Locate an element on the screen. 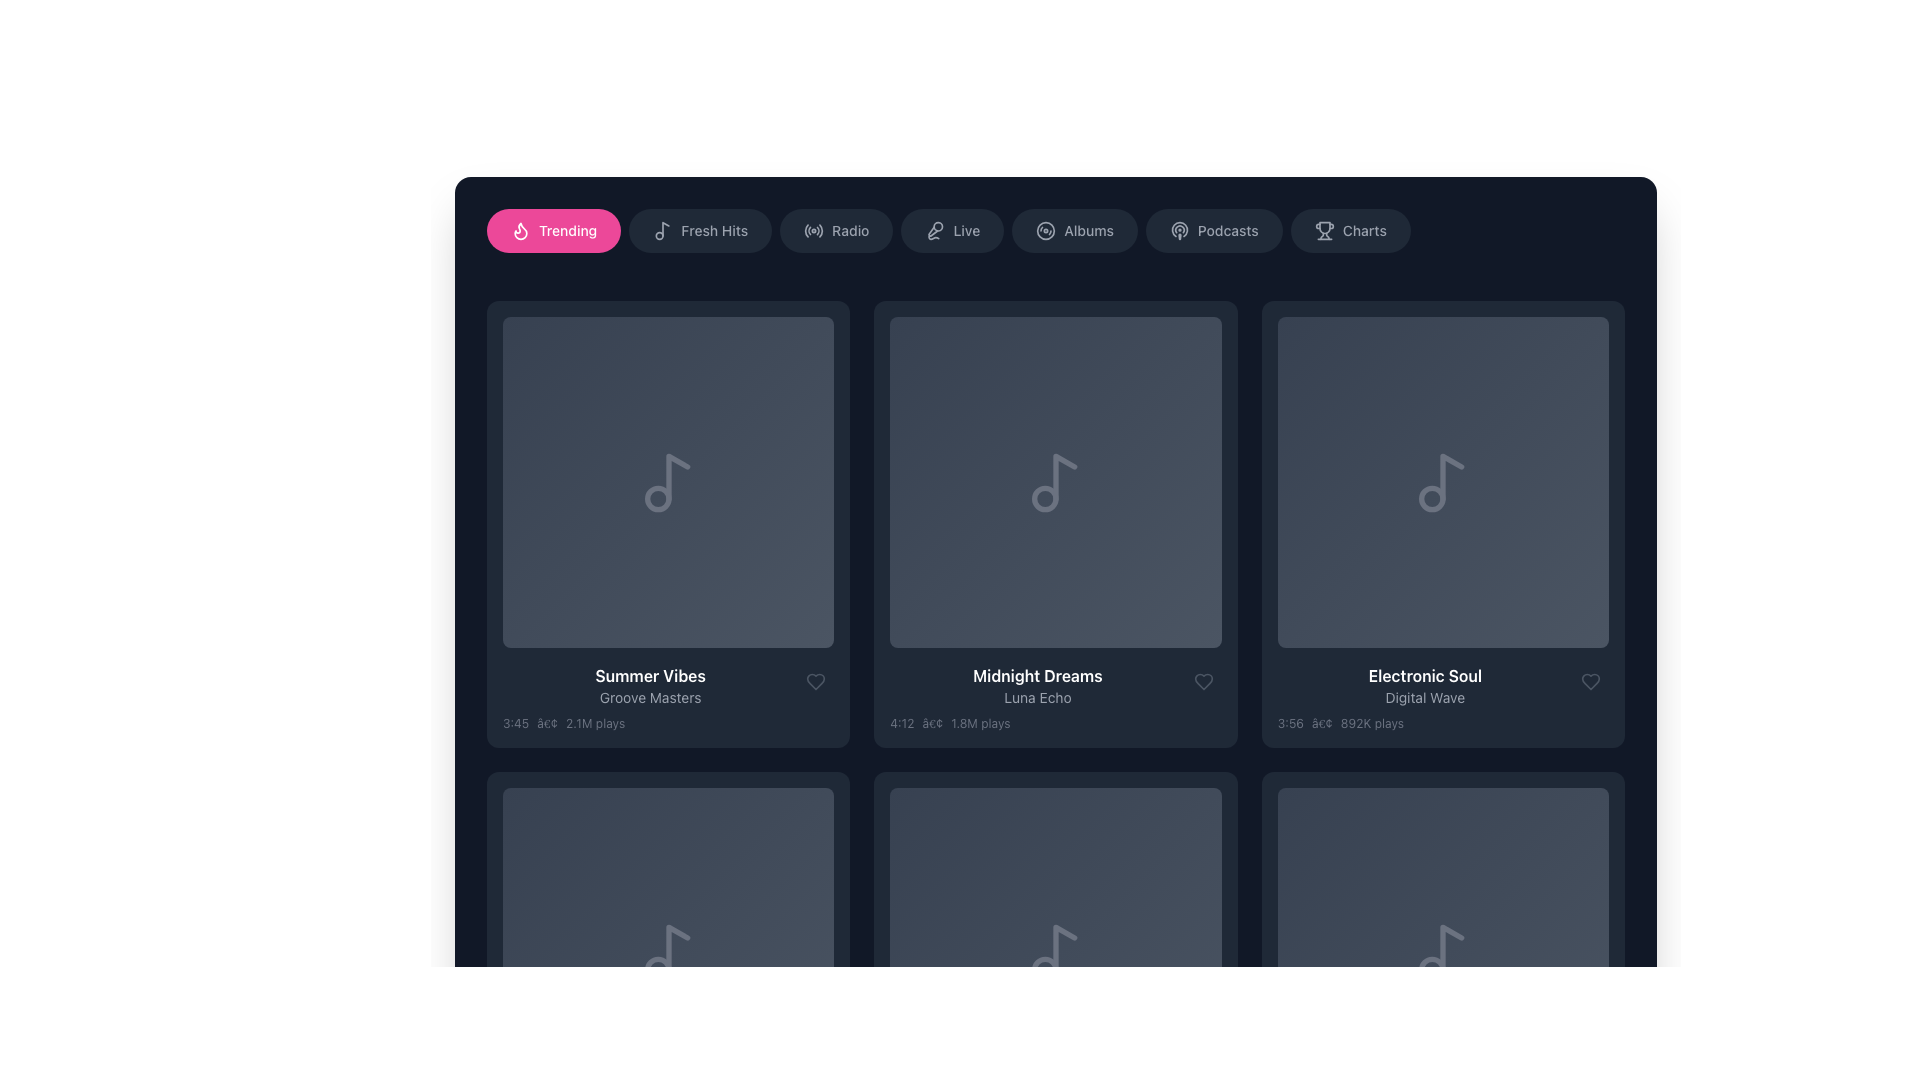 The image size is (1920, 1080). text label that displays the title of the playlist, album, or track, located in the lower portion of the third grid item in a horizontally scrolling list, positioned centrally above the 'Digital Wave' text is located at coordinates (1424, 675).